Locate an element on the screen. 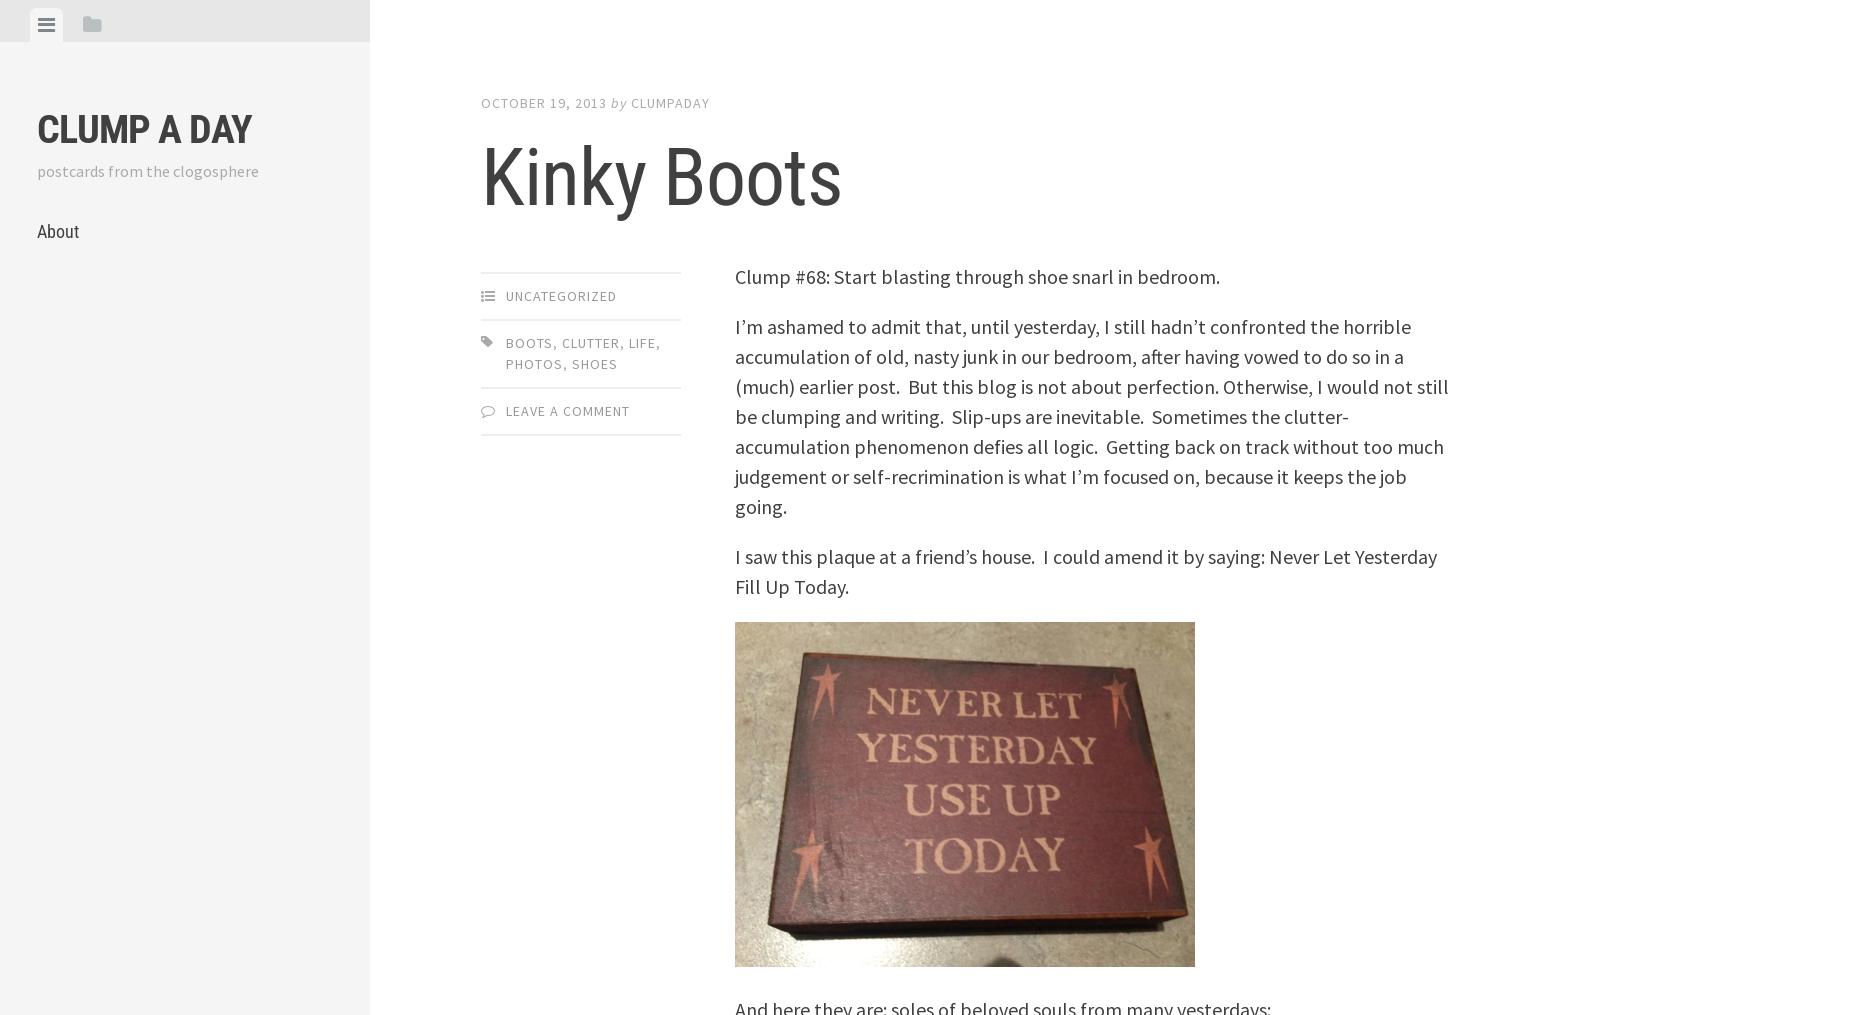 The width and height of the screenshot is (1850, 1015). 'Life' is located at coordinates (642, 340).